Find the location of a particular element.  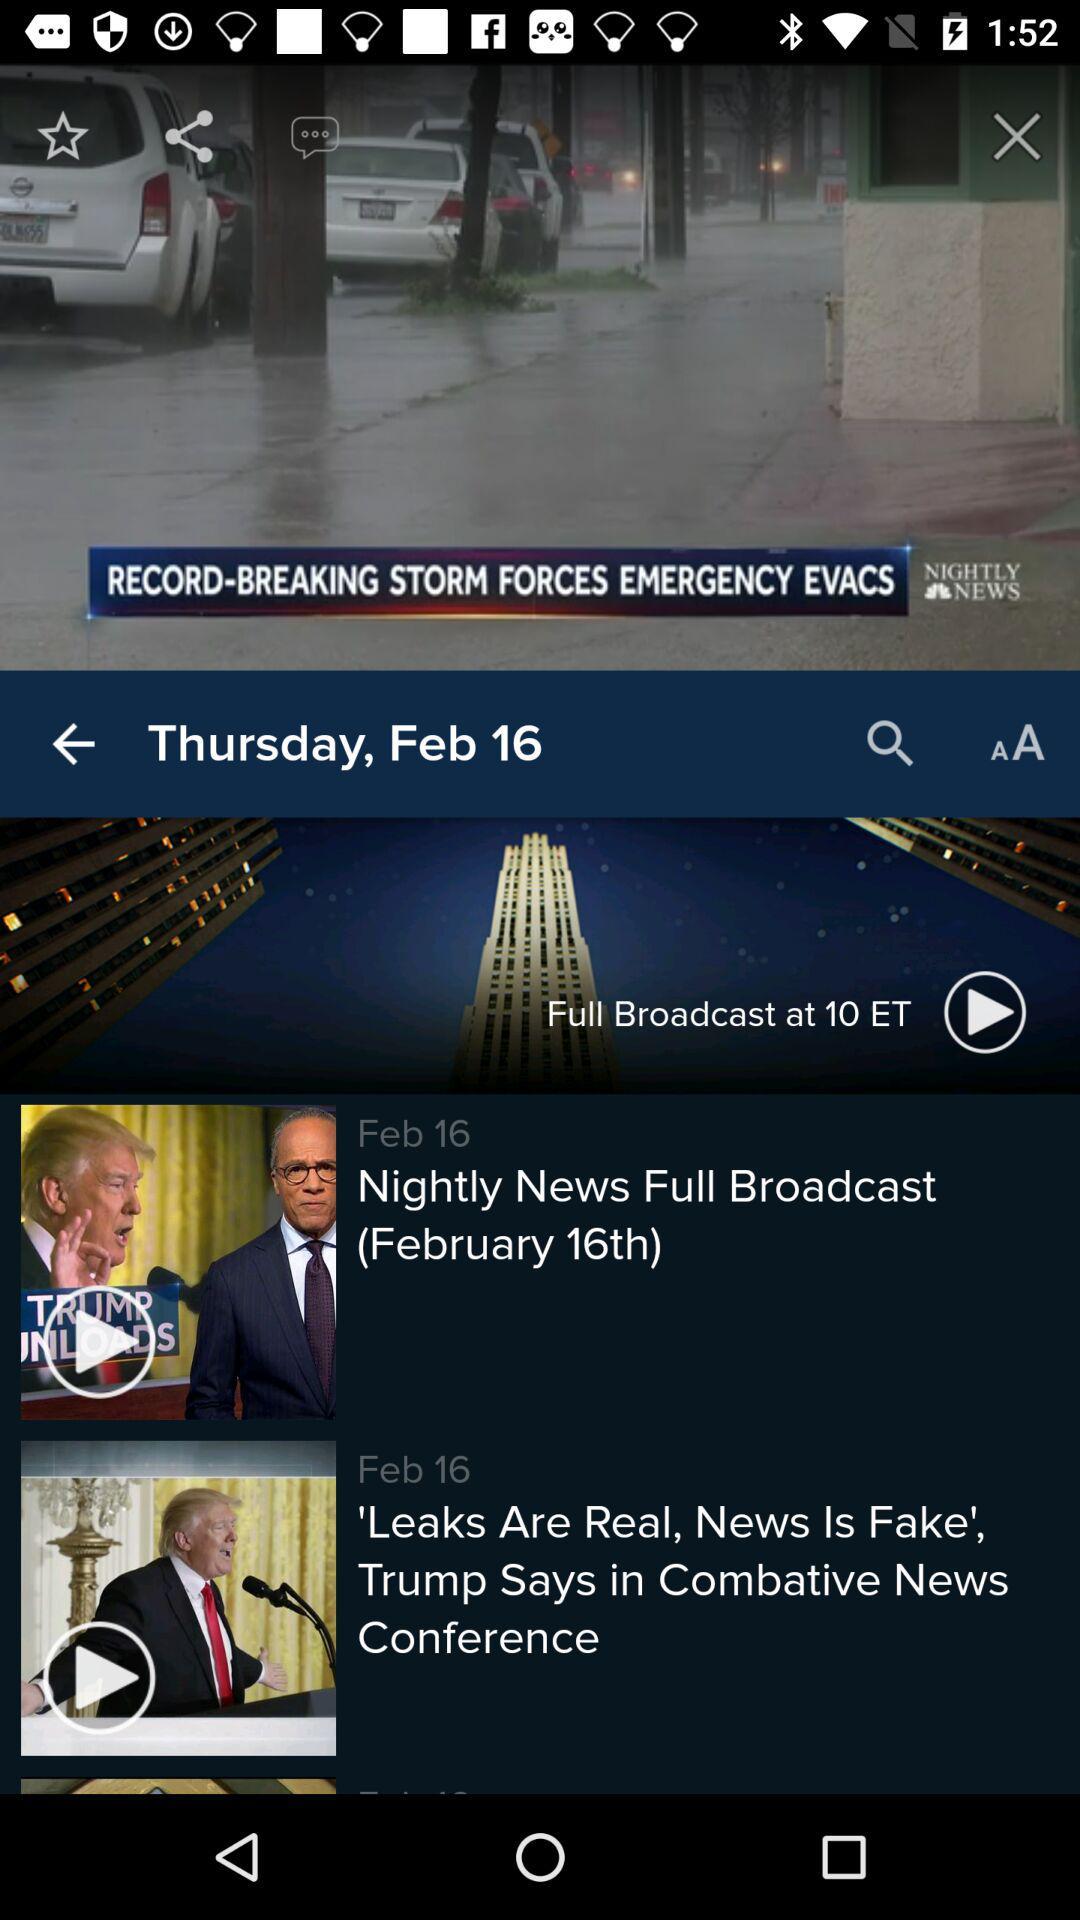

exit page is located at coordinates (1017, 135).